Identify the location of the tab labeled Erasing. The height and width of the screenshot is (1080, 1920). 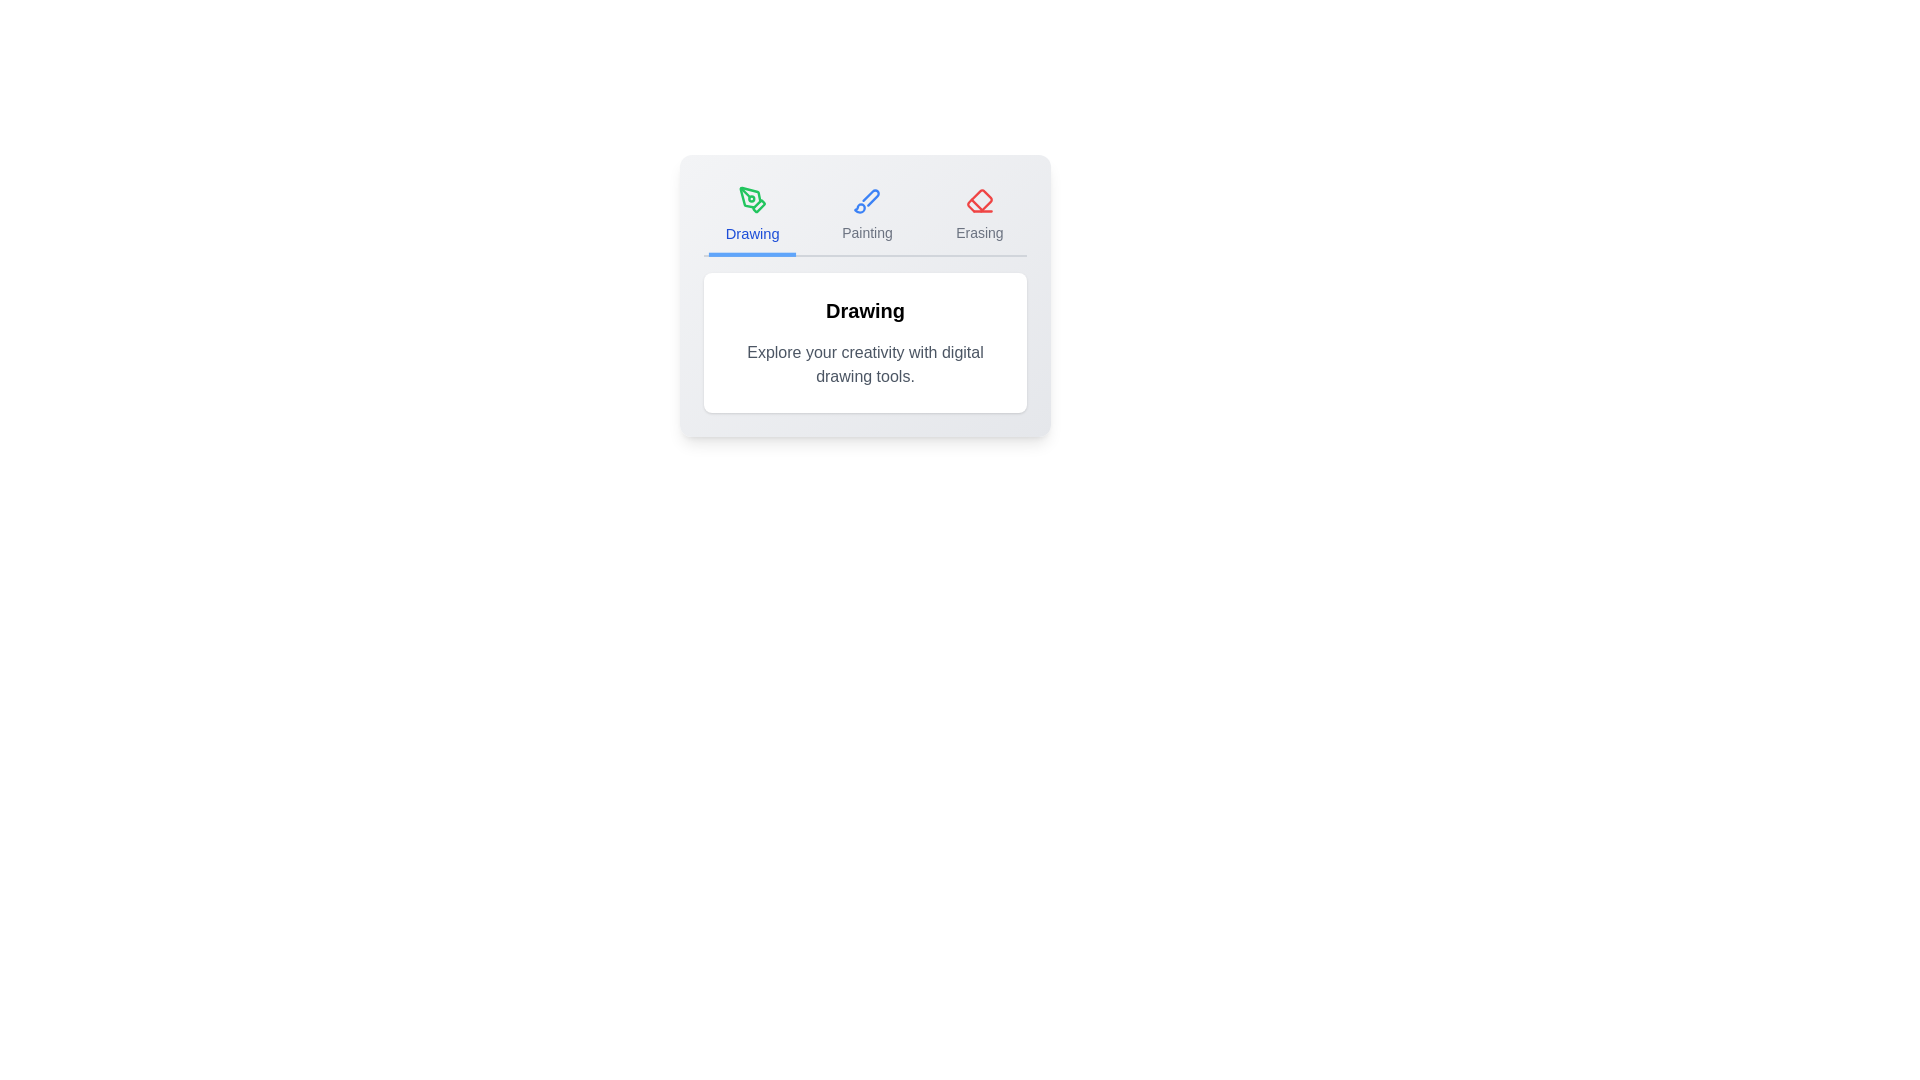
(979, 216).